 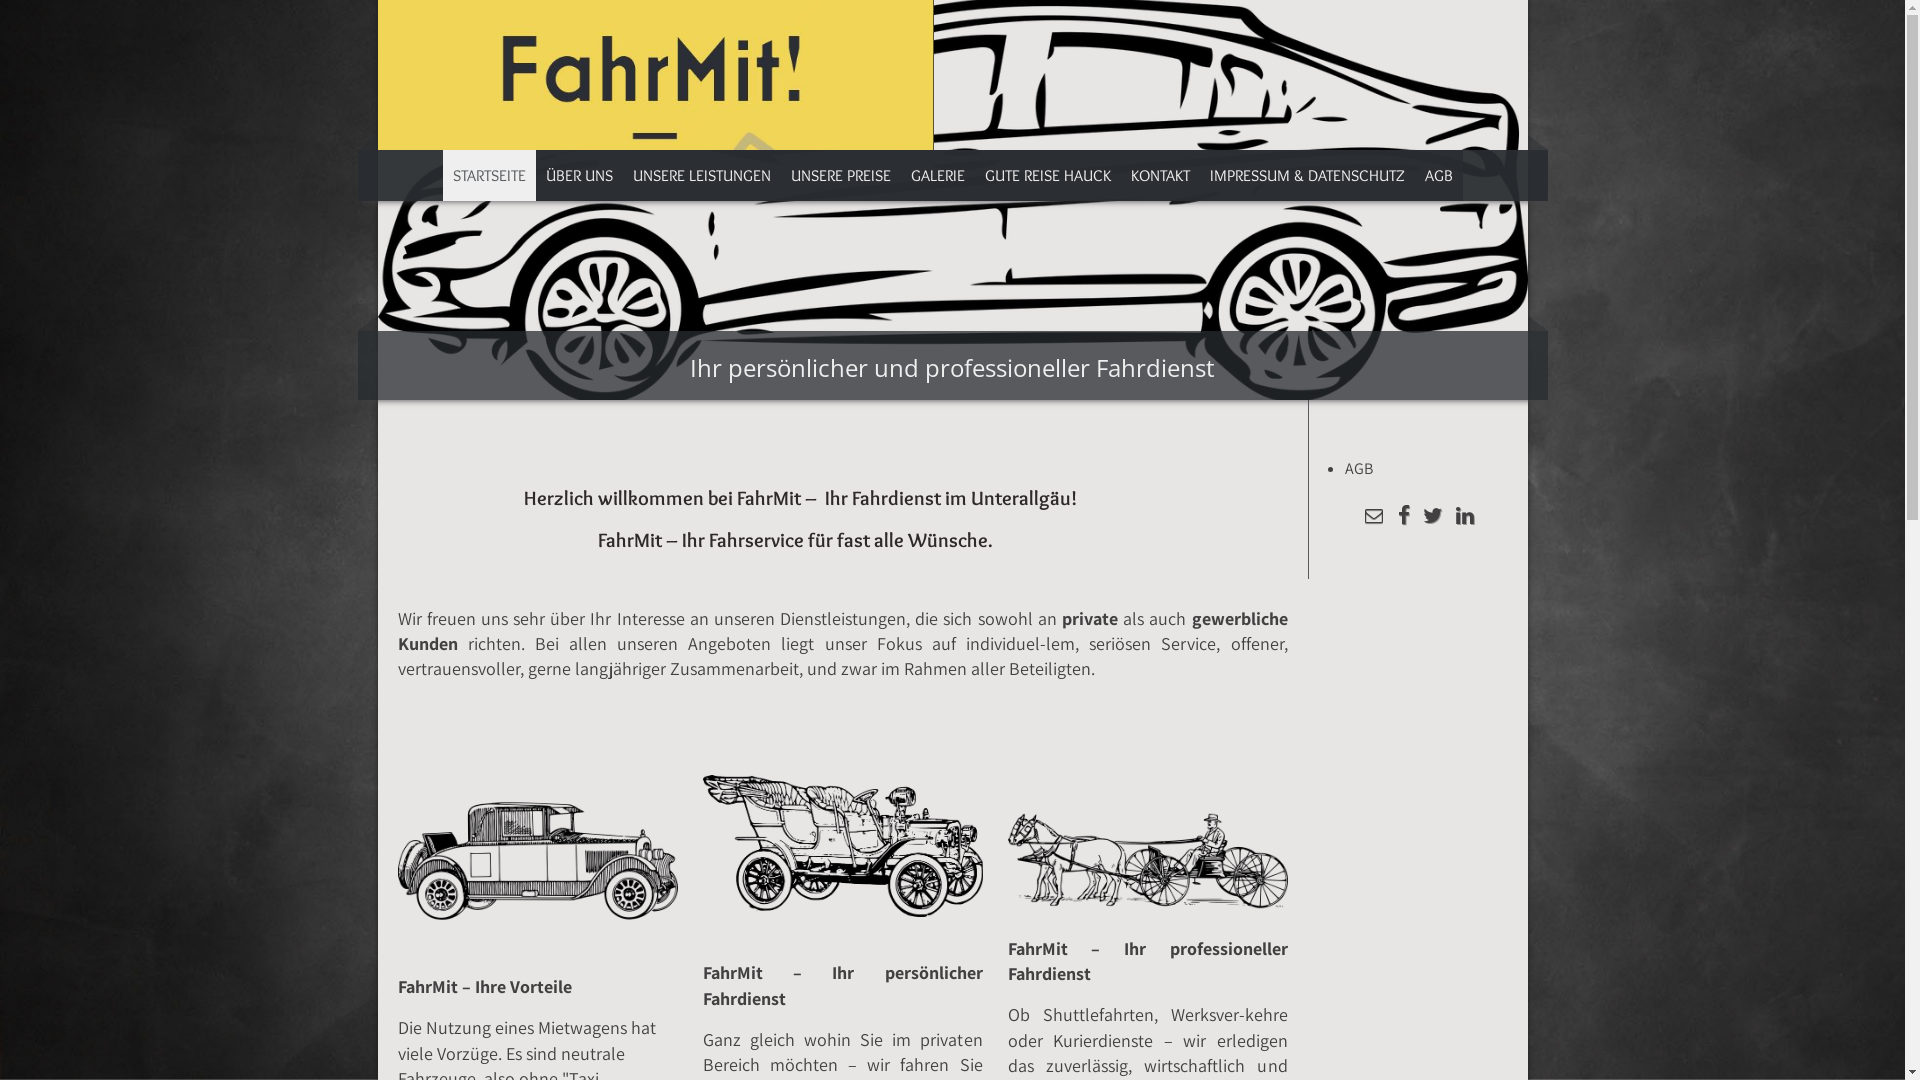 What do you see at coordinates (1118, 174) in the screenshot?
I see `'KONTAKT'` at bounding box center [1118, 174].